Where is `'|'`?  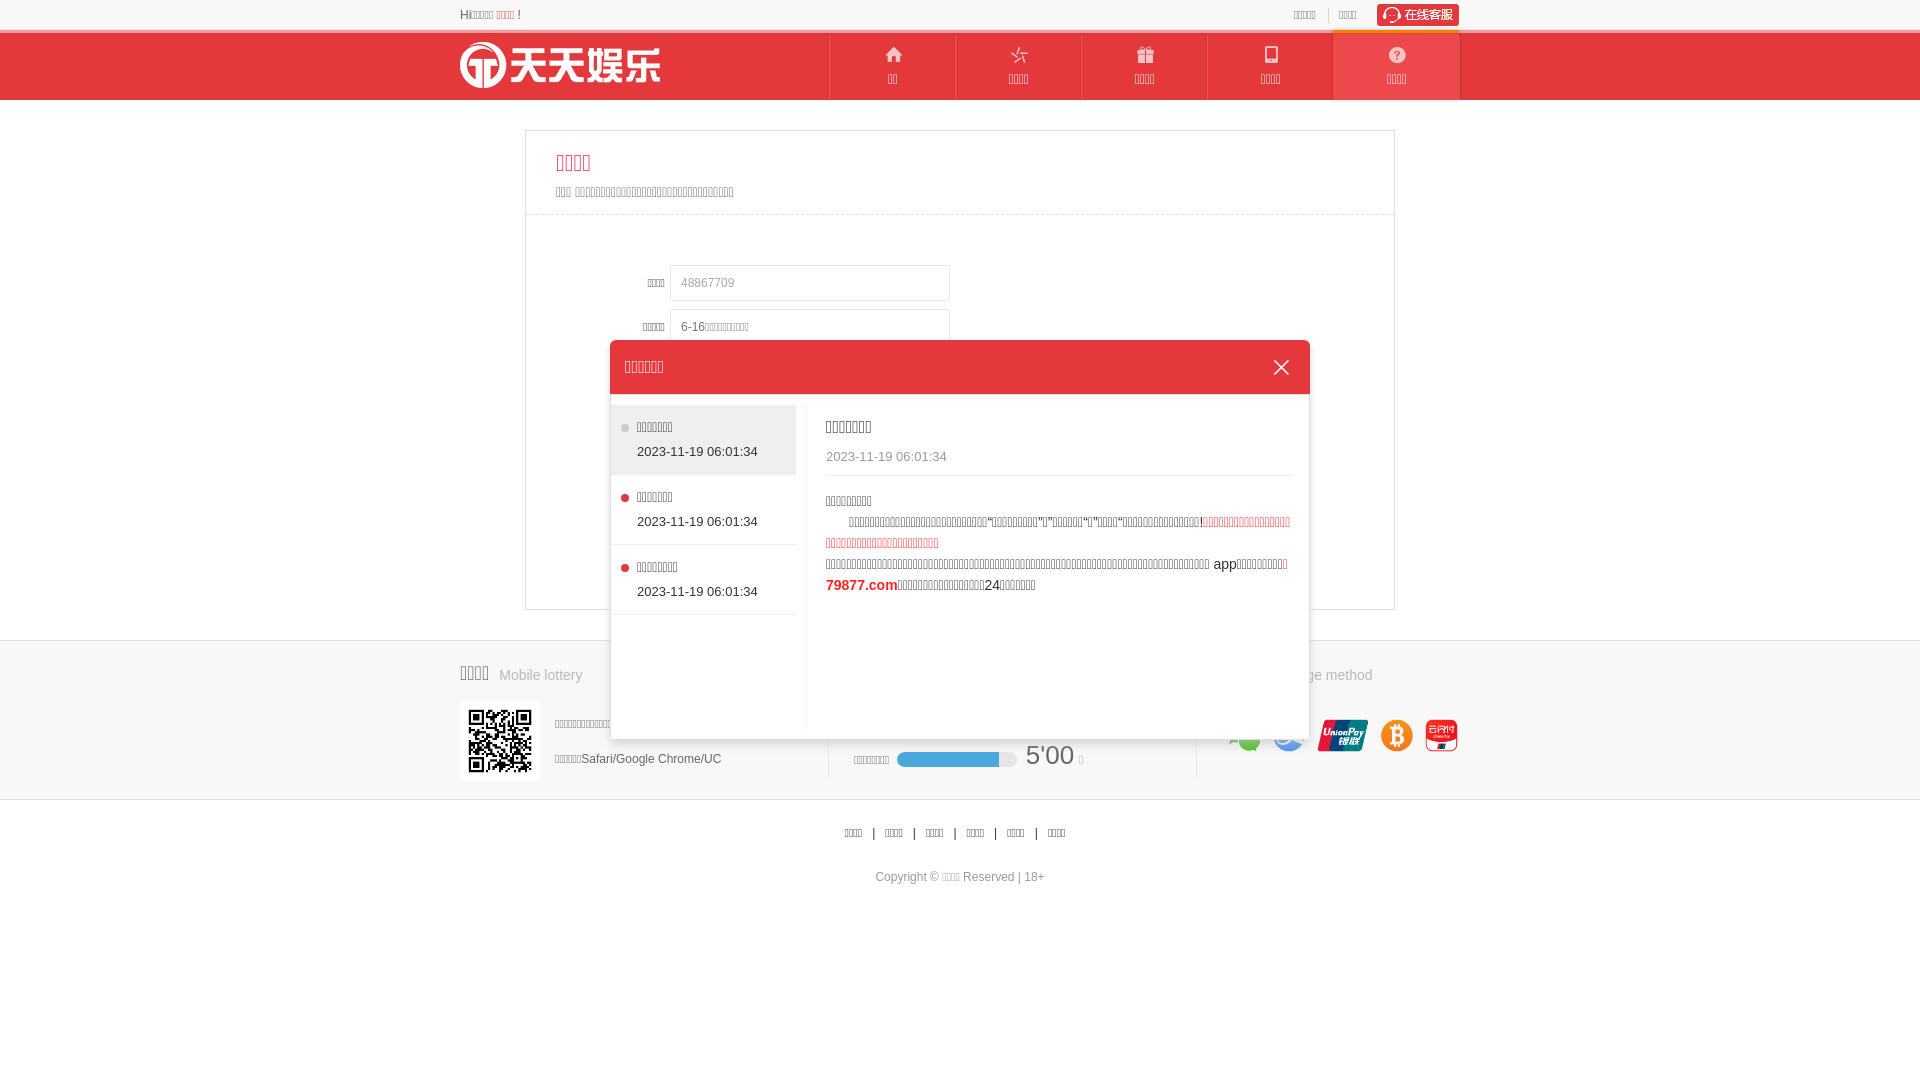 '|' is located at coordinates (1035, 833).